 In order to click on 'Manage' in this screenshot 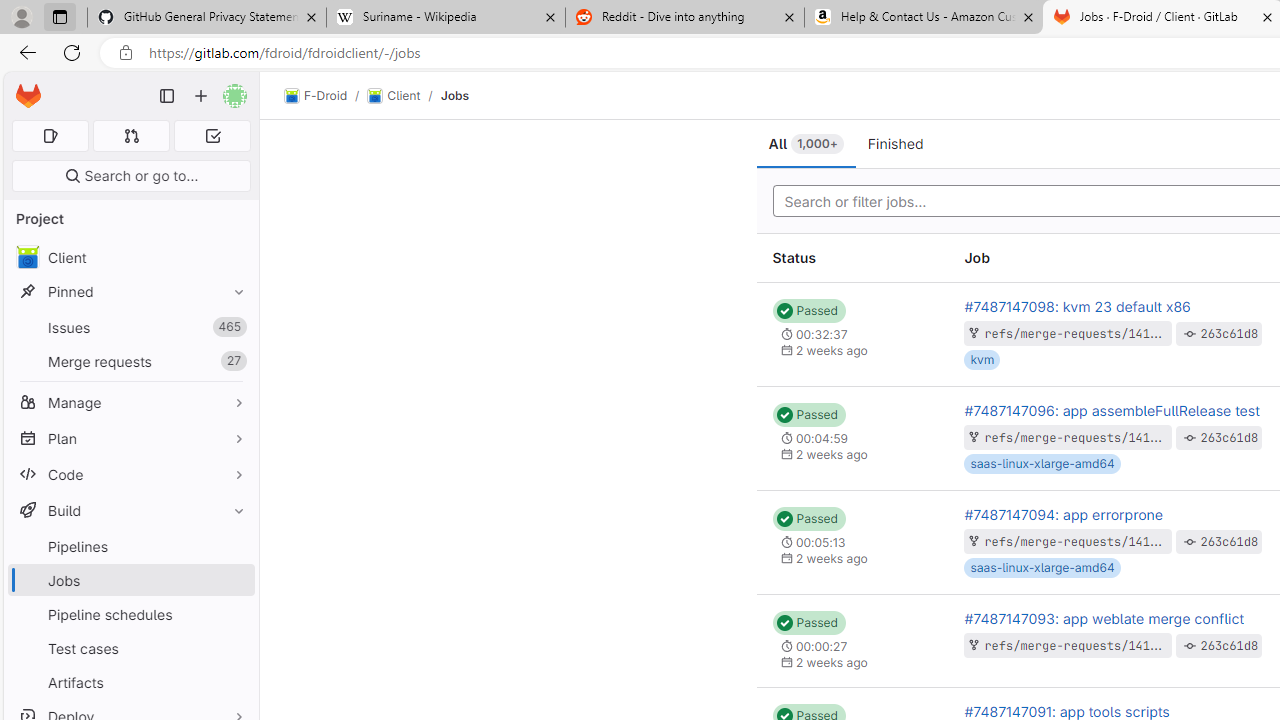, I will do `click(130, 402)`.